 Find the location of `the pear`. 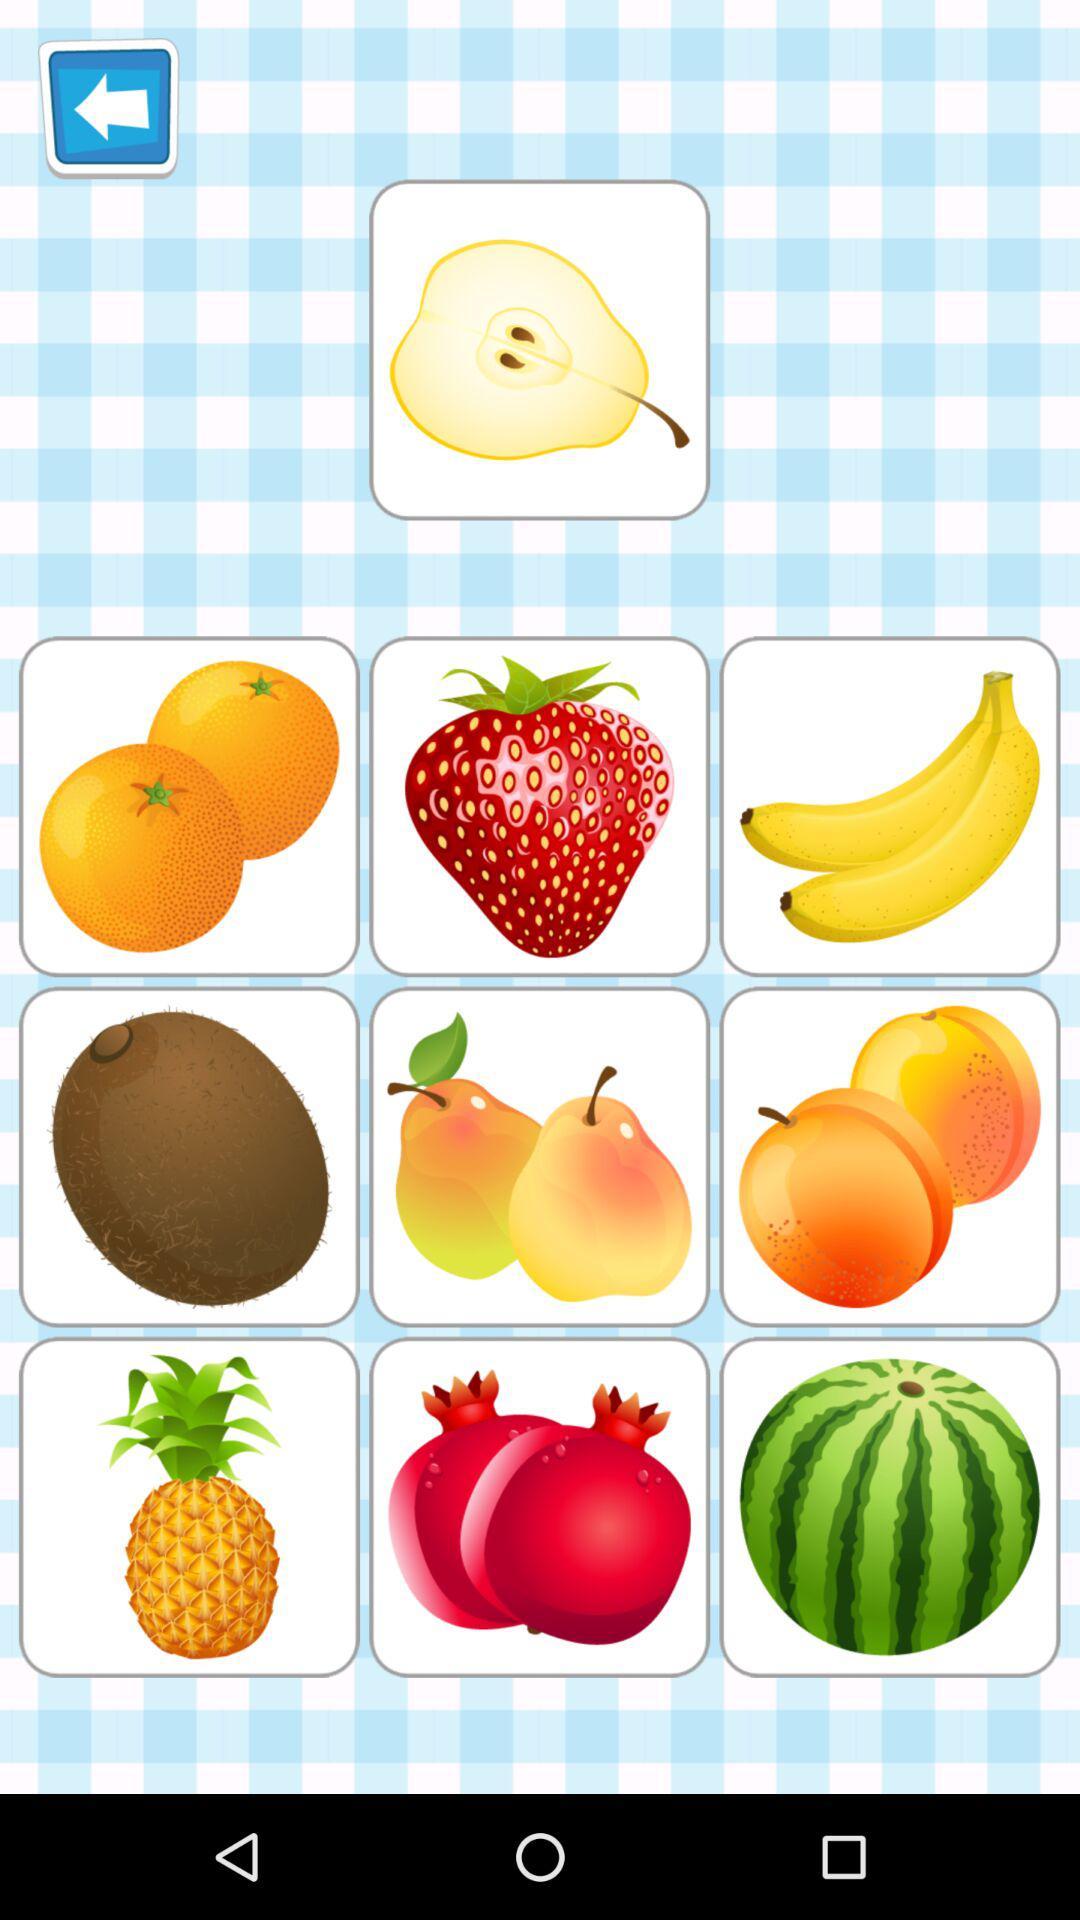

the pear is located at coordinates (538, 349).